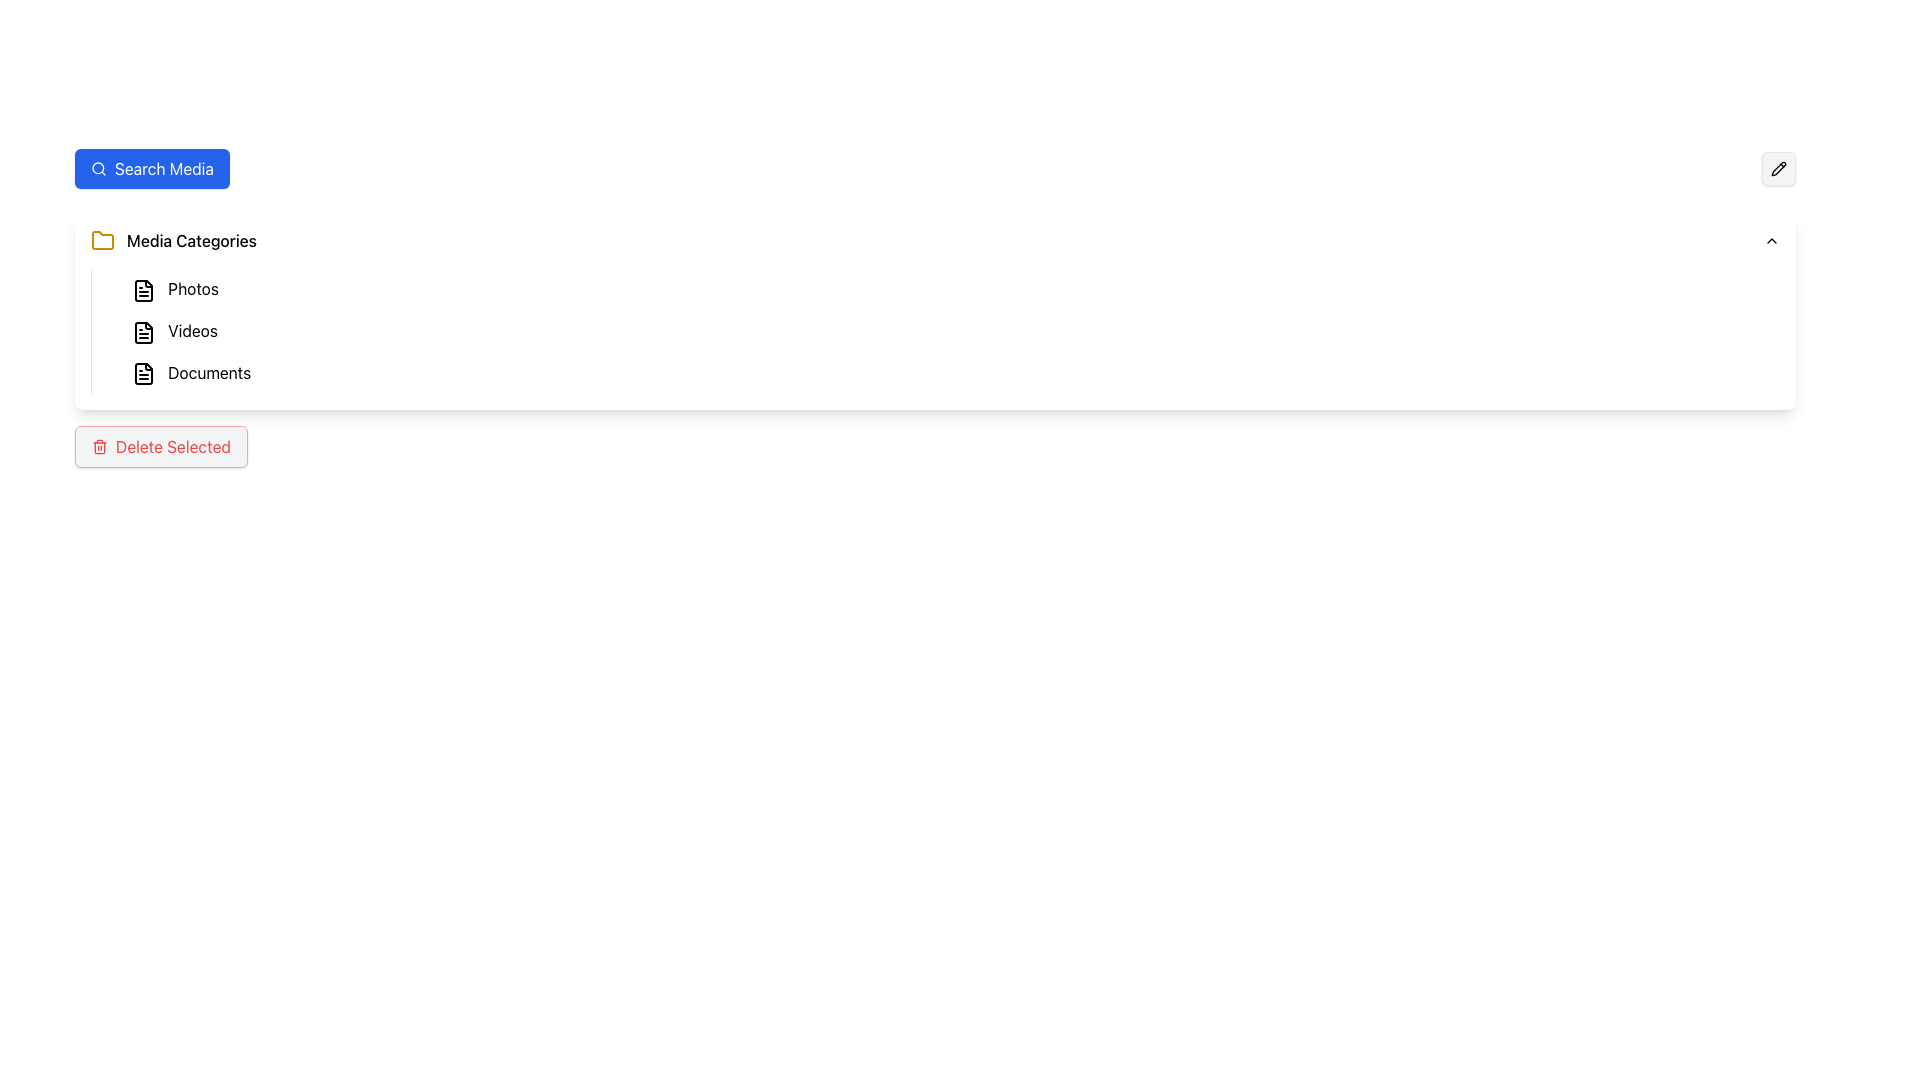  Describe the element at coordinates (143, 330) in the screenshot. I see `the small icon resembling a document with a rectangular outline and internal lines representing text, located under the heading 'Media Categories' associated with the 'Videos' option` at that location.